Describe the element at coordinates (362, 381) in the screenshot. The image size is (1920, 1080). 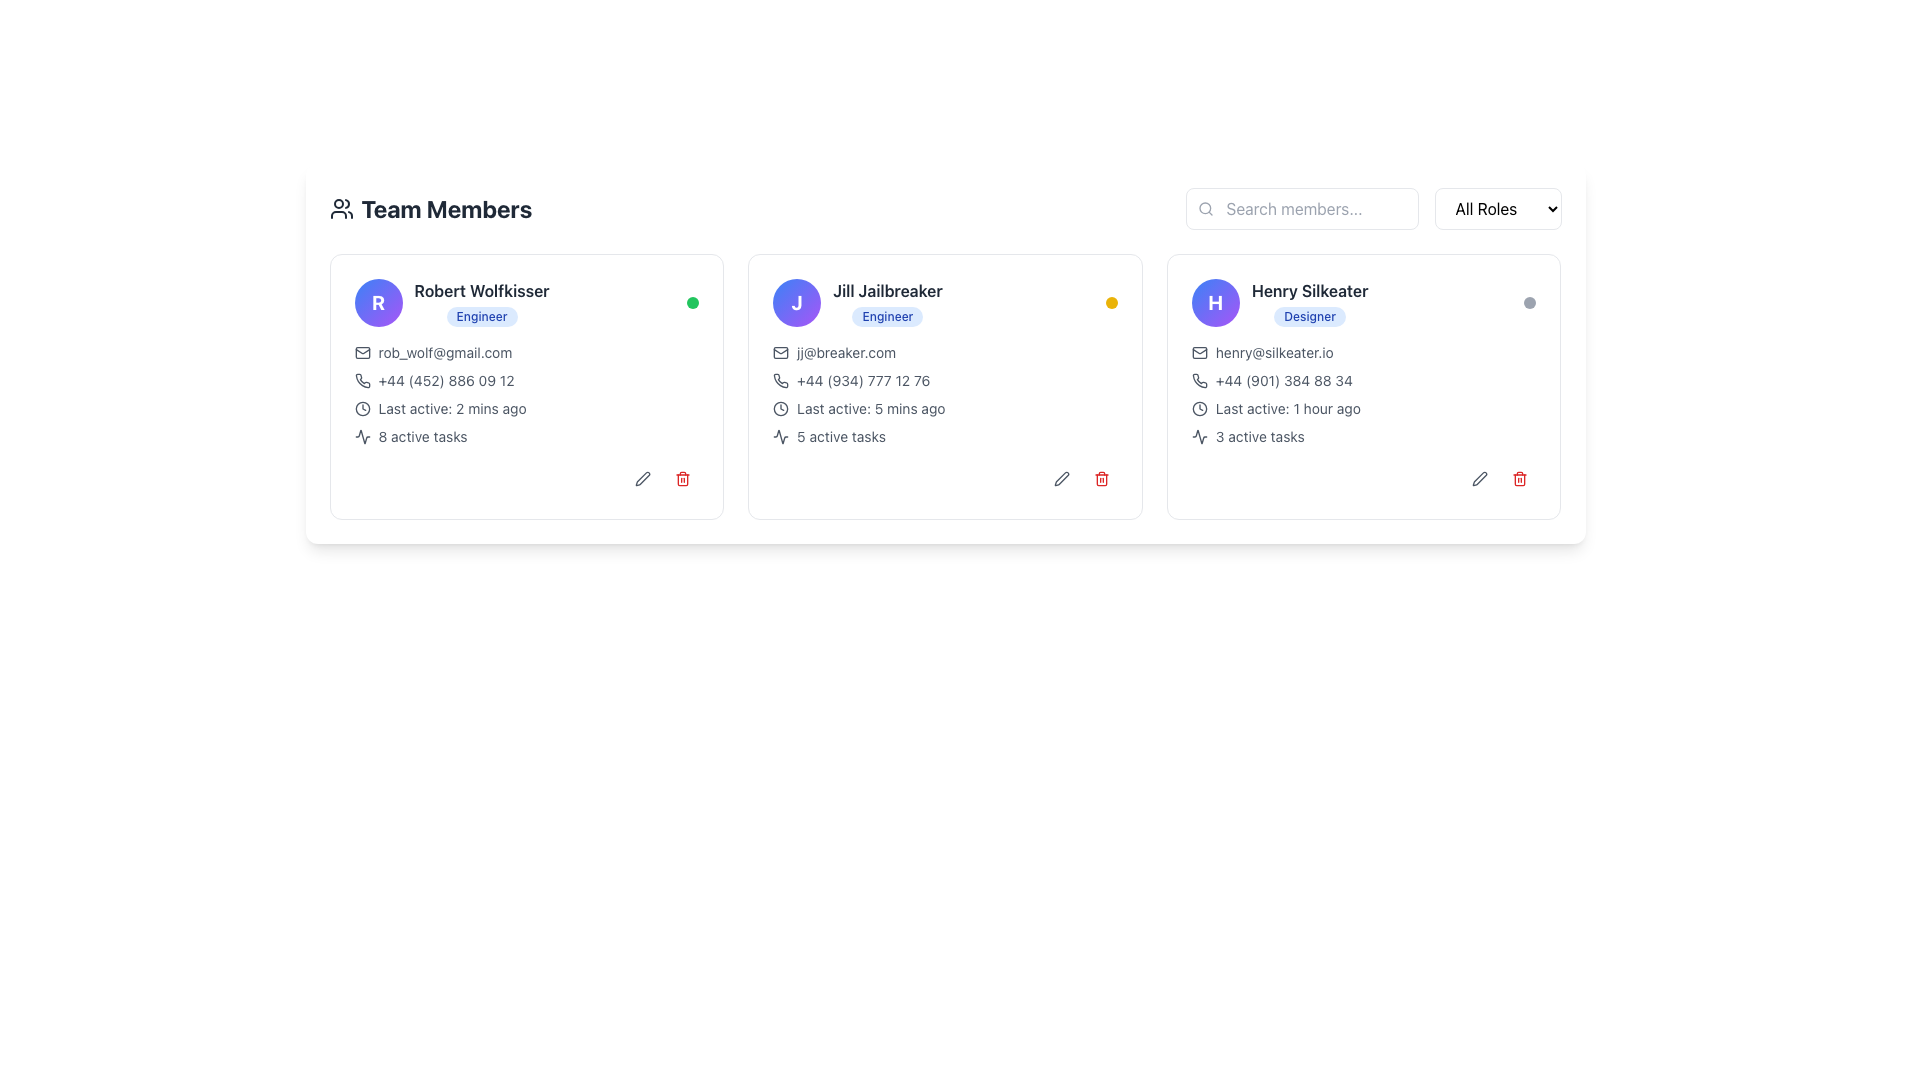
I see `the phone icon located to the left of the contact number '+44 (452) 886 09 12' within the personal contact details card for 'Robert Wolfkisser'` at that location.